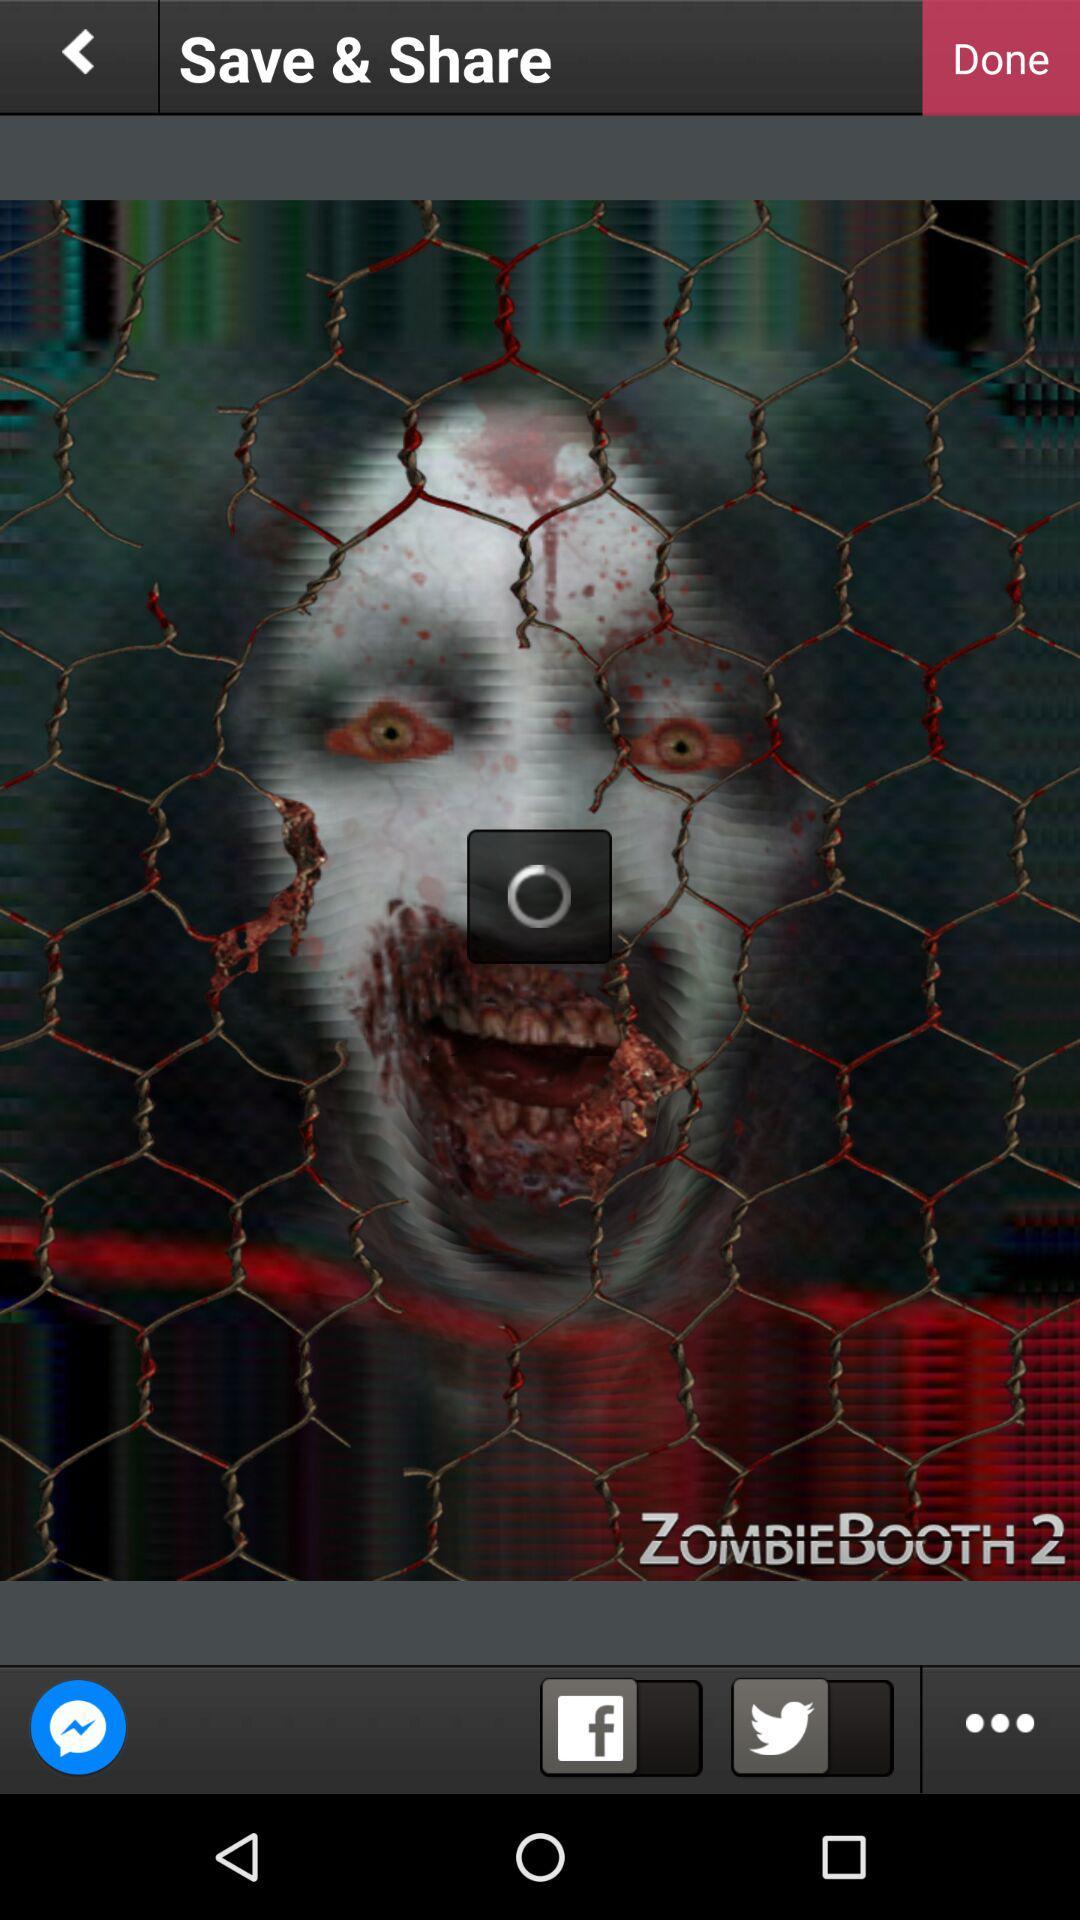 The width and height of the screenshot is (1080, 1920). What do you see at coordinates (1001, 1728) in the screenshot?
I see `more options` at bounding box center [1001, 1728].